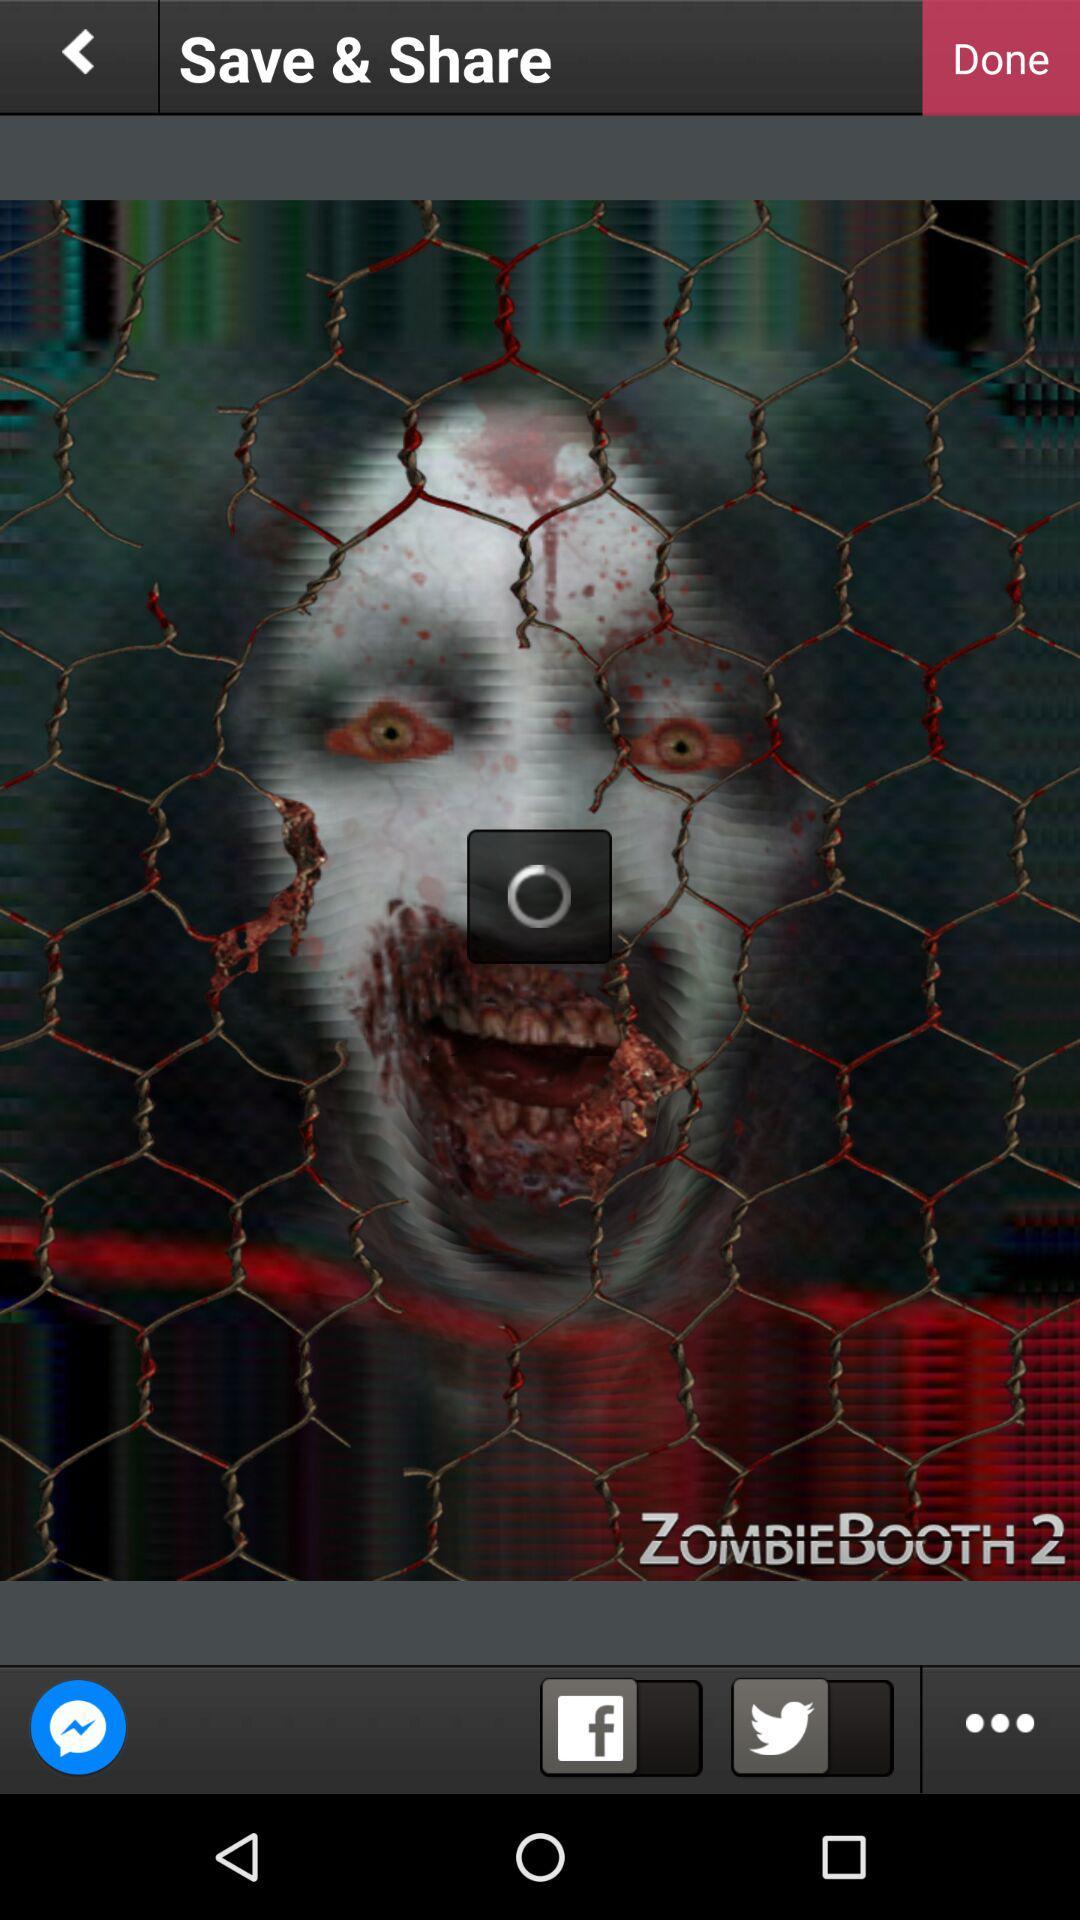 The width and height of the screenshot is (1080, 1920). What do you see at coordinates (1001, 1728) in the screenshot?
I see `more options` at bounding box center [1001, 1728].